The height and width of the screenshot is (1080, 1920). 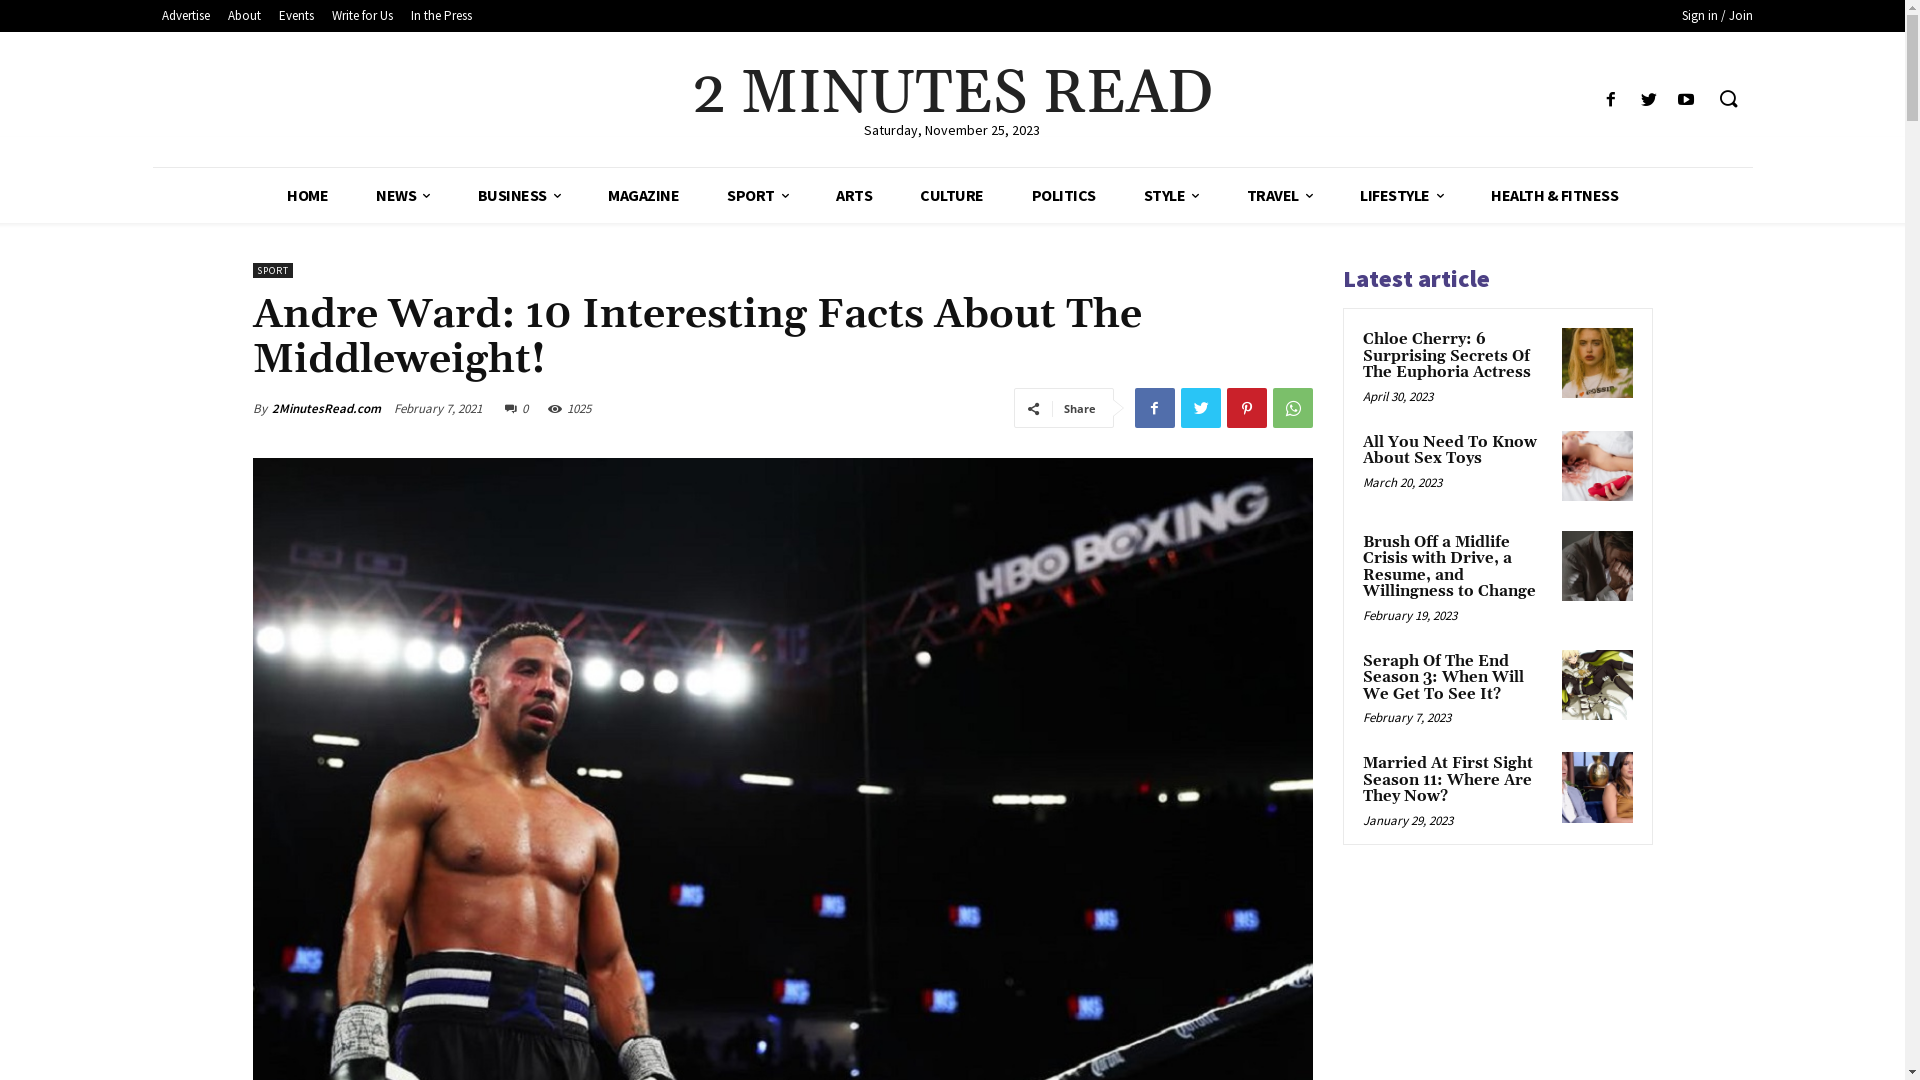 I want to click on 'Advertise', so click(x=151, y=15).